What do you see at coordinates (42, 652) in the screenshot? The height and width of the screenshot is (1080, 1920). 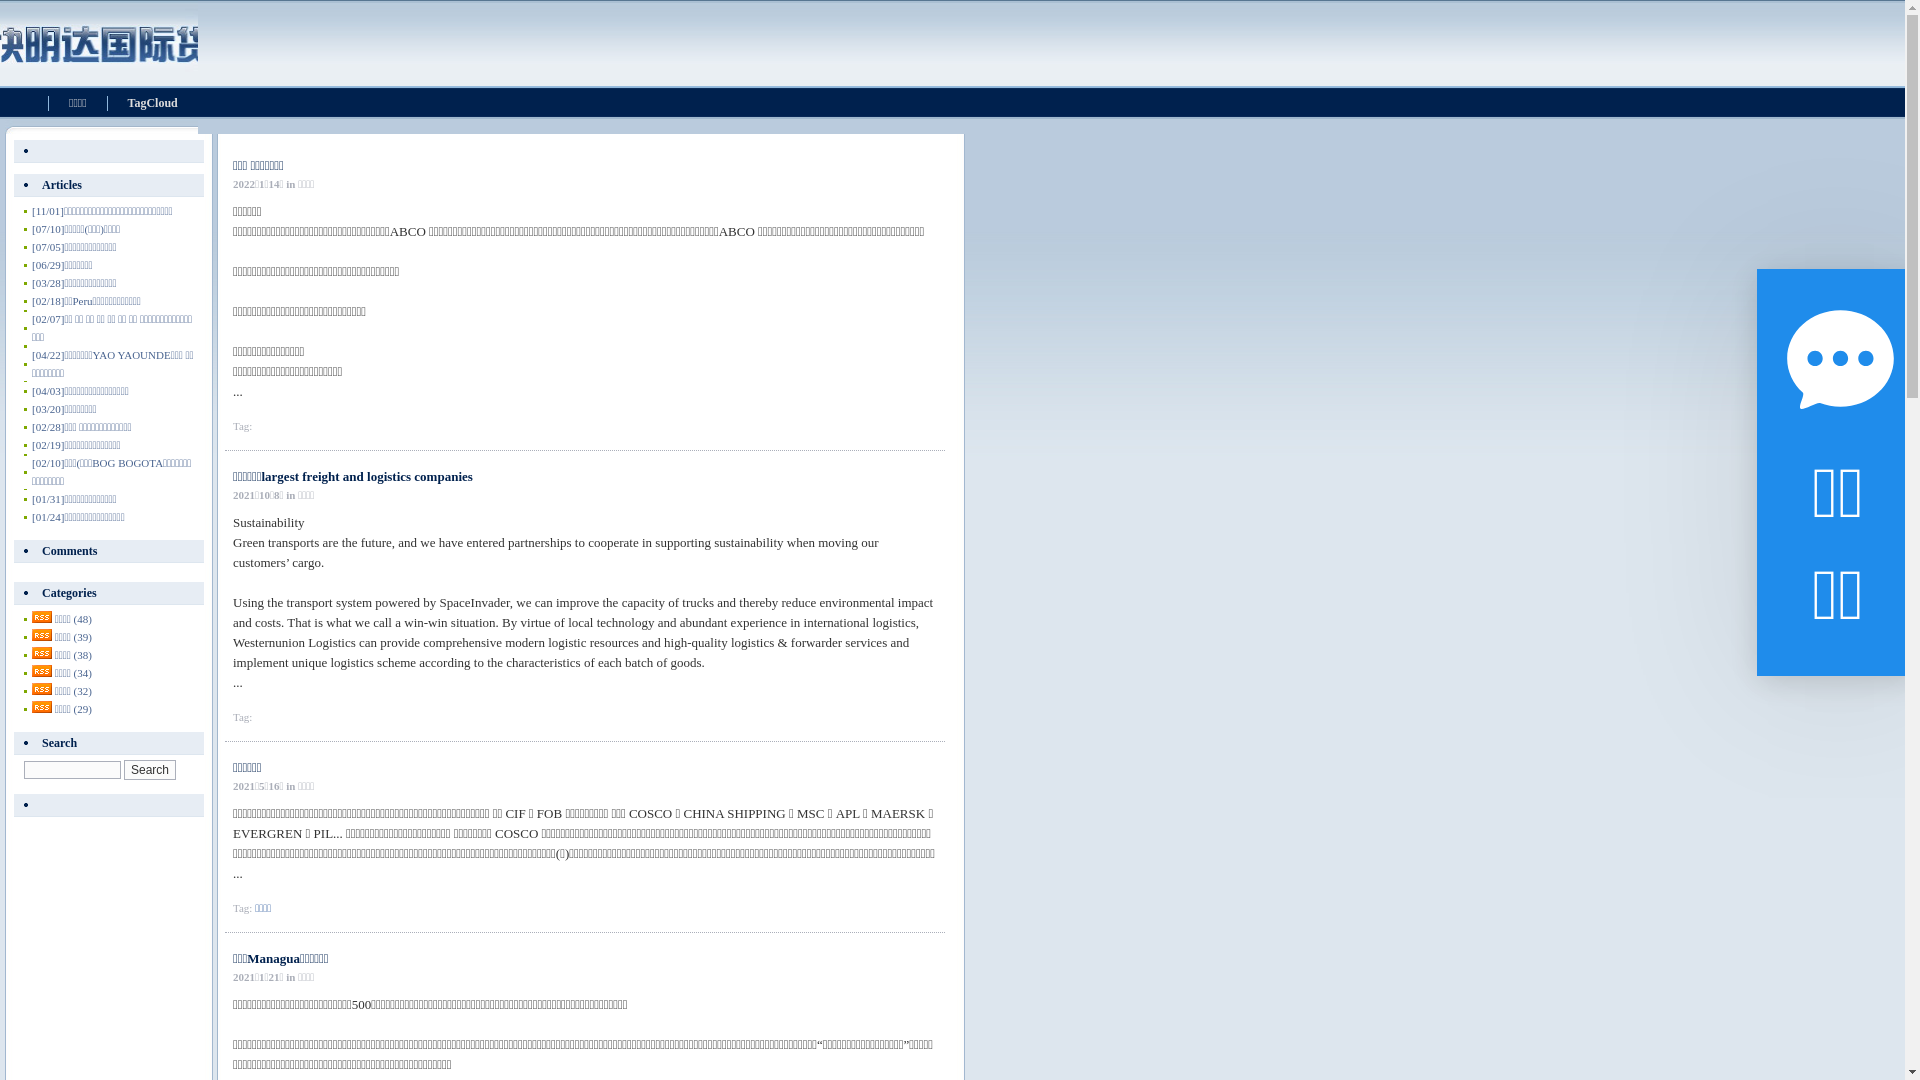 I see `'rss'` at bounding box center [42, 652].